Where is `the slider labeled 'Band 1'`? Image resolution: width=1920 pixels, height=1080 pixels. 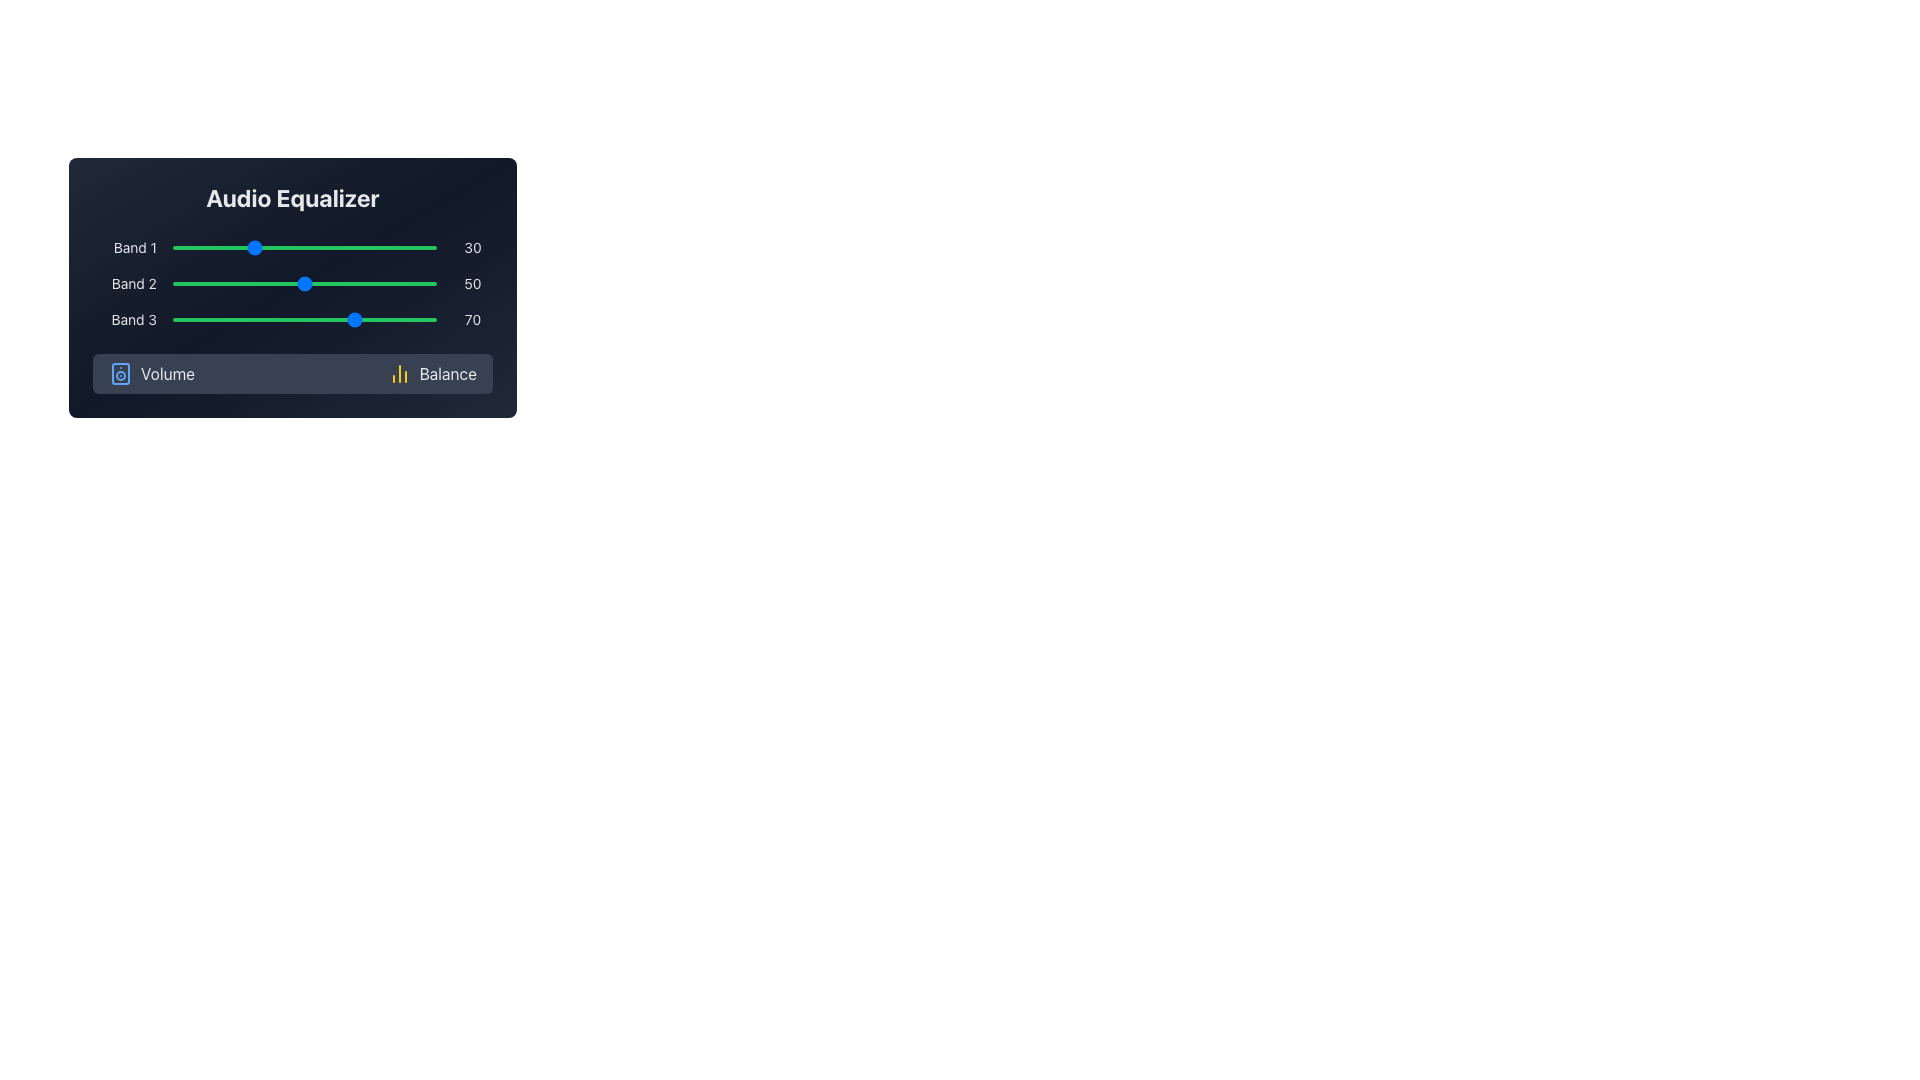 the slider labeled 'Band 1' is located at coordinates (341, 246).